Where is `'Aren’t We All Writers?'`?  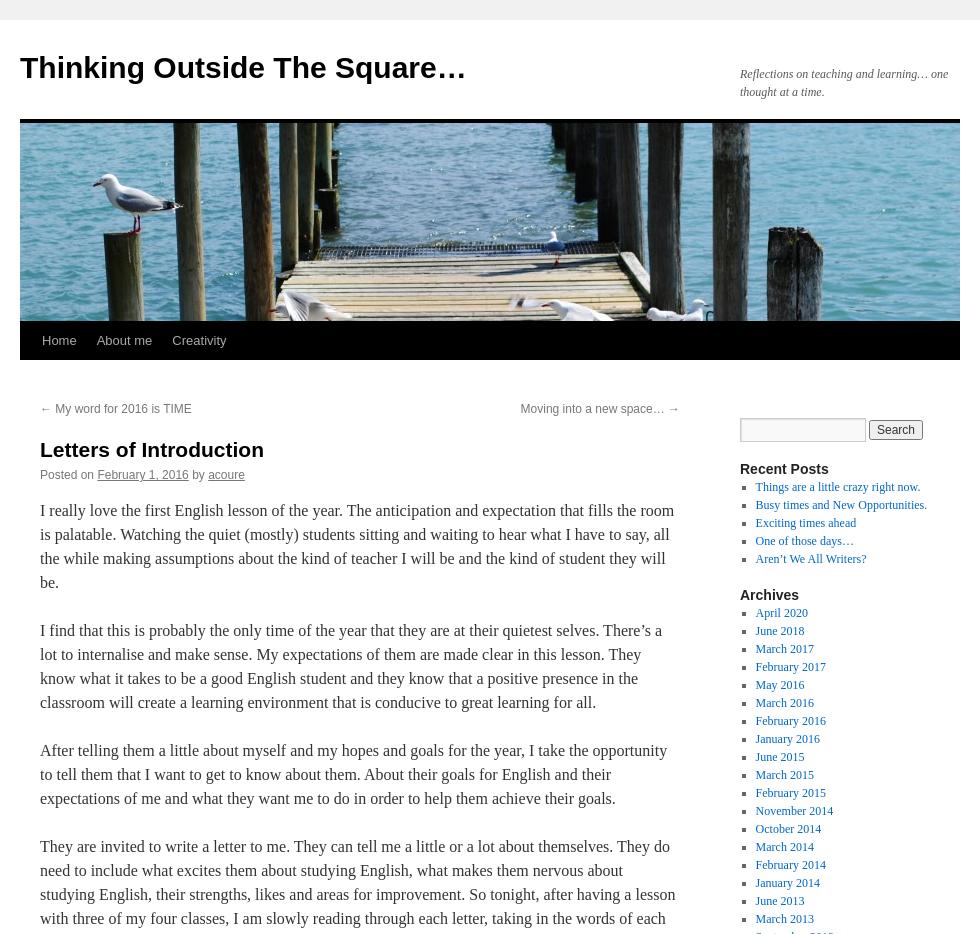
'Aren’t We All Writers?' is located at coordinates (810, 558).